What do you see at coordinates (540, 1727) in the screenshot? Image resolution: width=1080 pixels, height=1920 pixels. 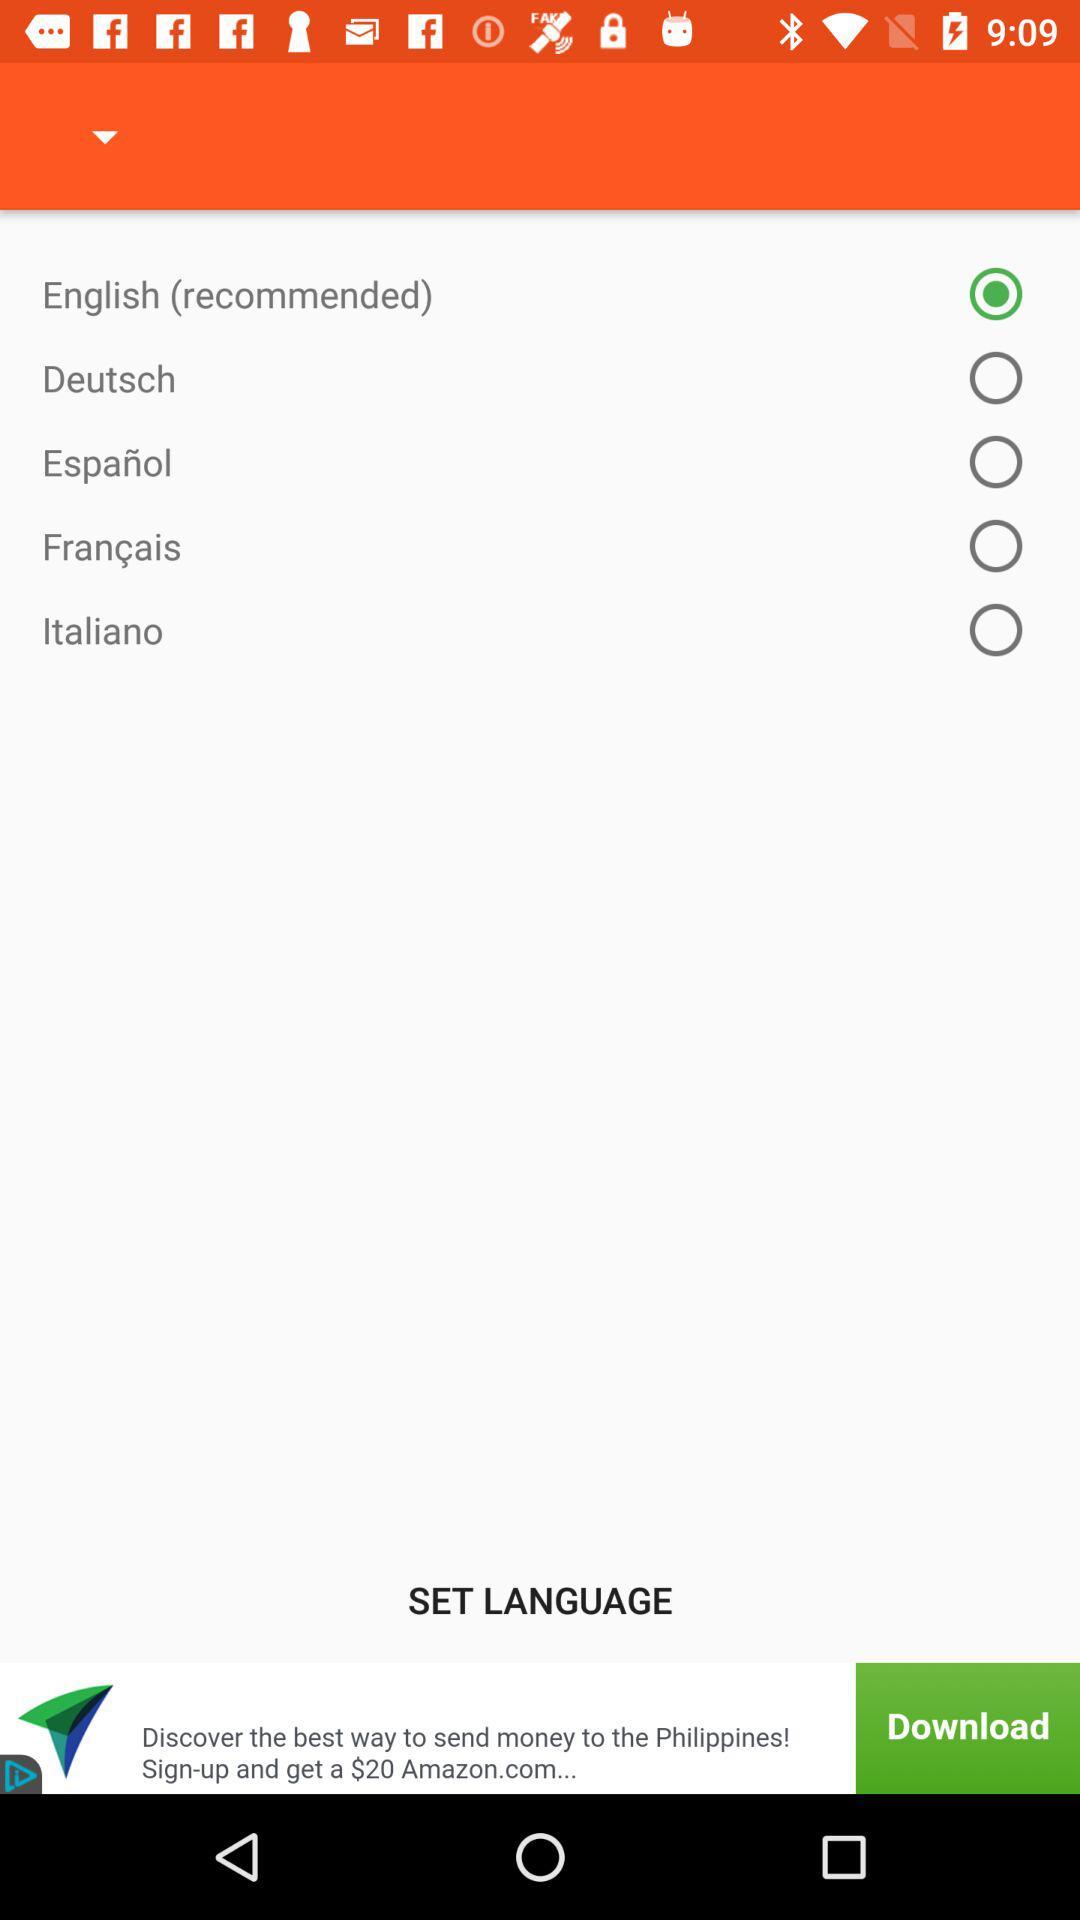 I see `advertisements` at bounding box center [540, 1727].